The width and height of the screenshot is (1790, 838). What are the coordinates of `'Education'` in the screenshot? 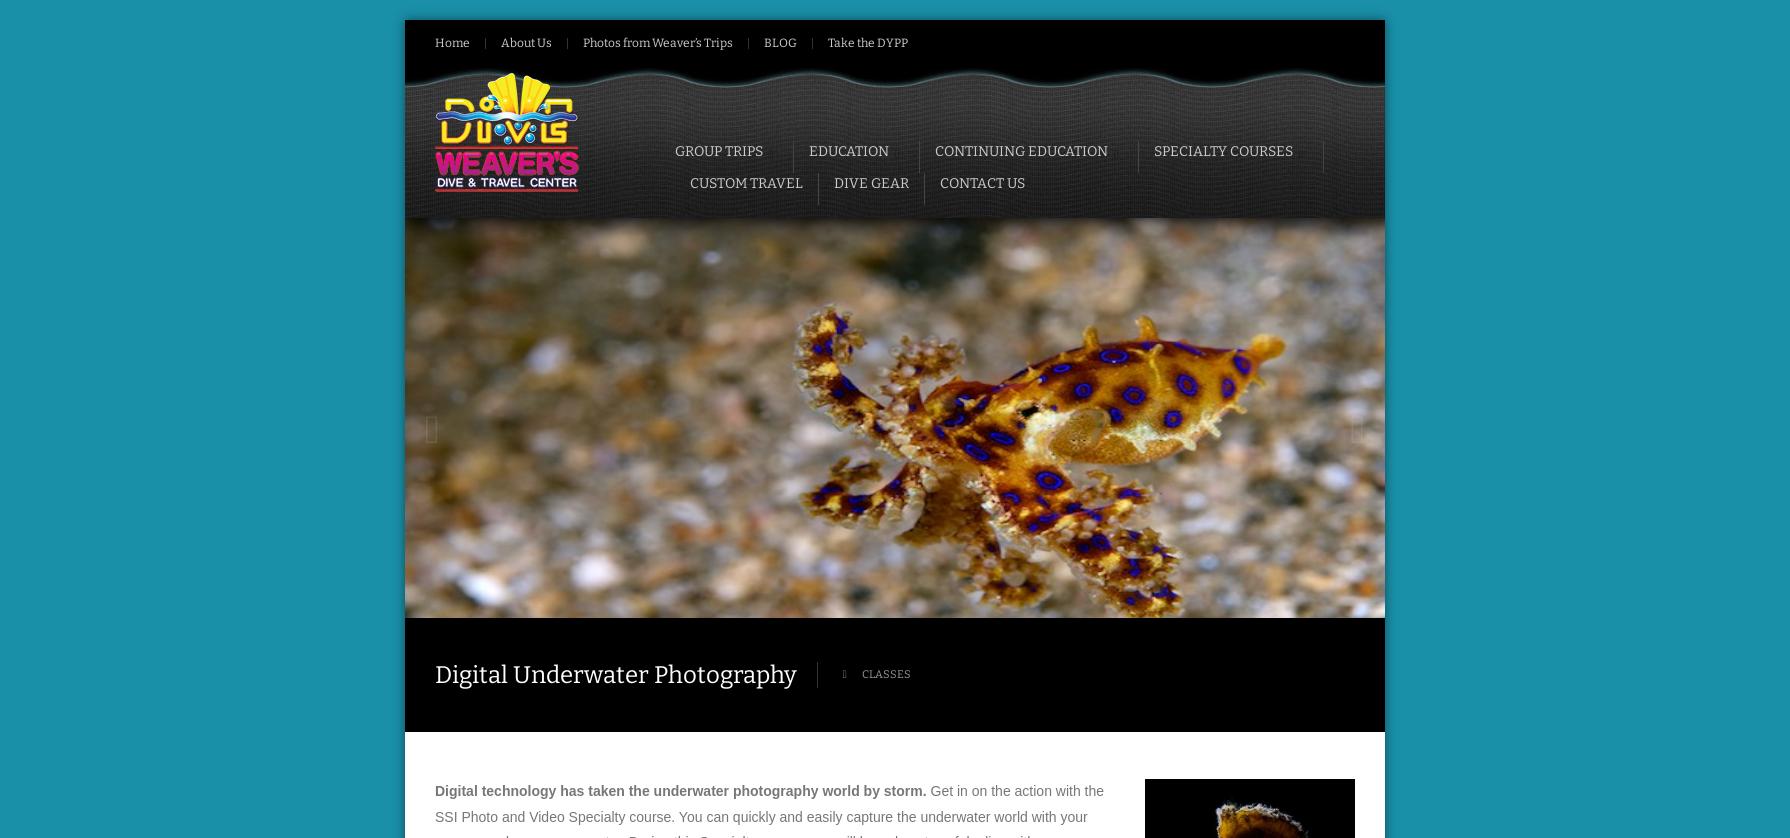 It's located at (847, 150).